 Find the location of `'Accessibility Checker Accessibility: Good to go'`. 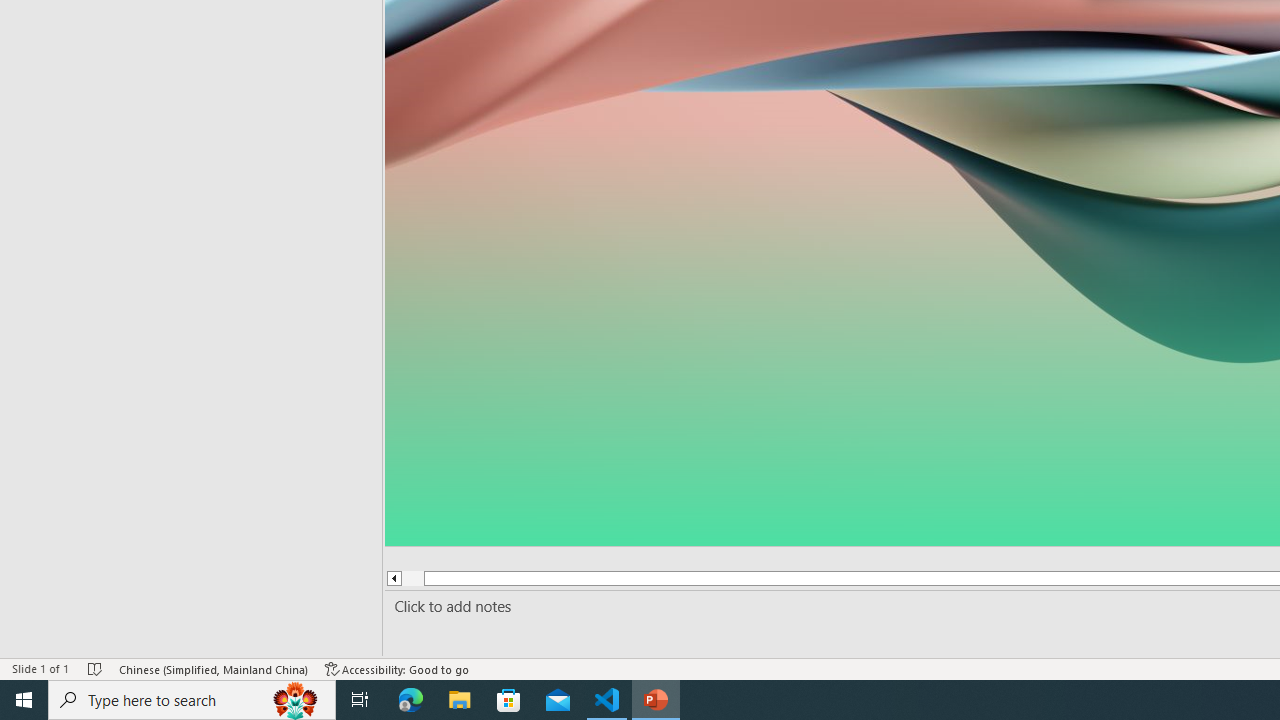

'Accessibility Checker Accessibility: Good to go' is located at coordinates (397, 669).